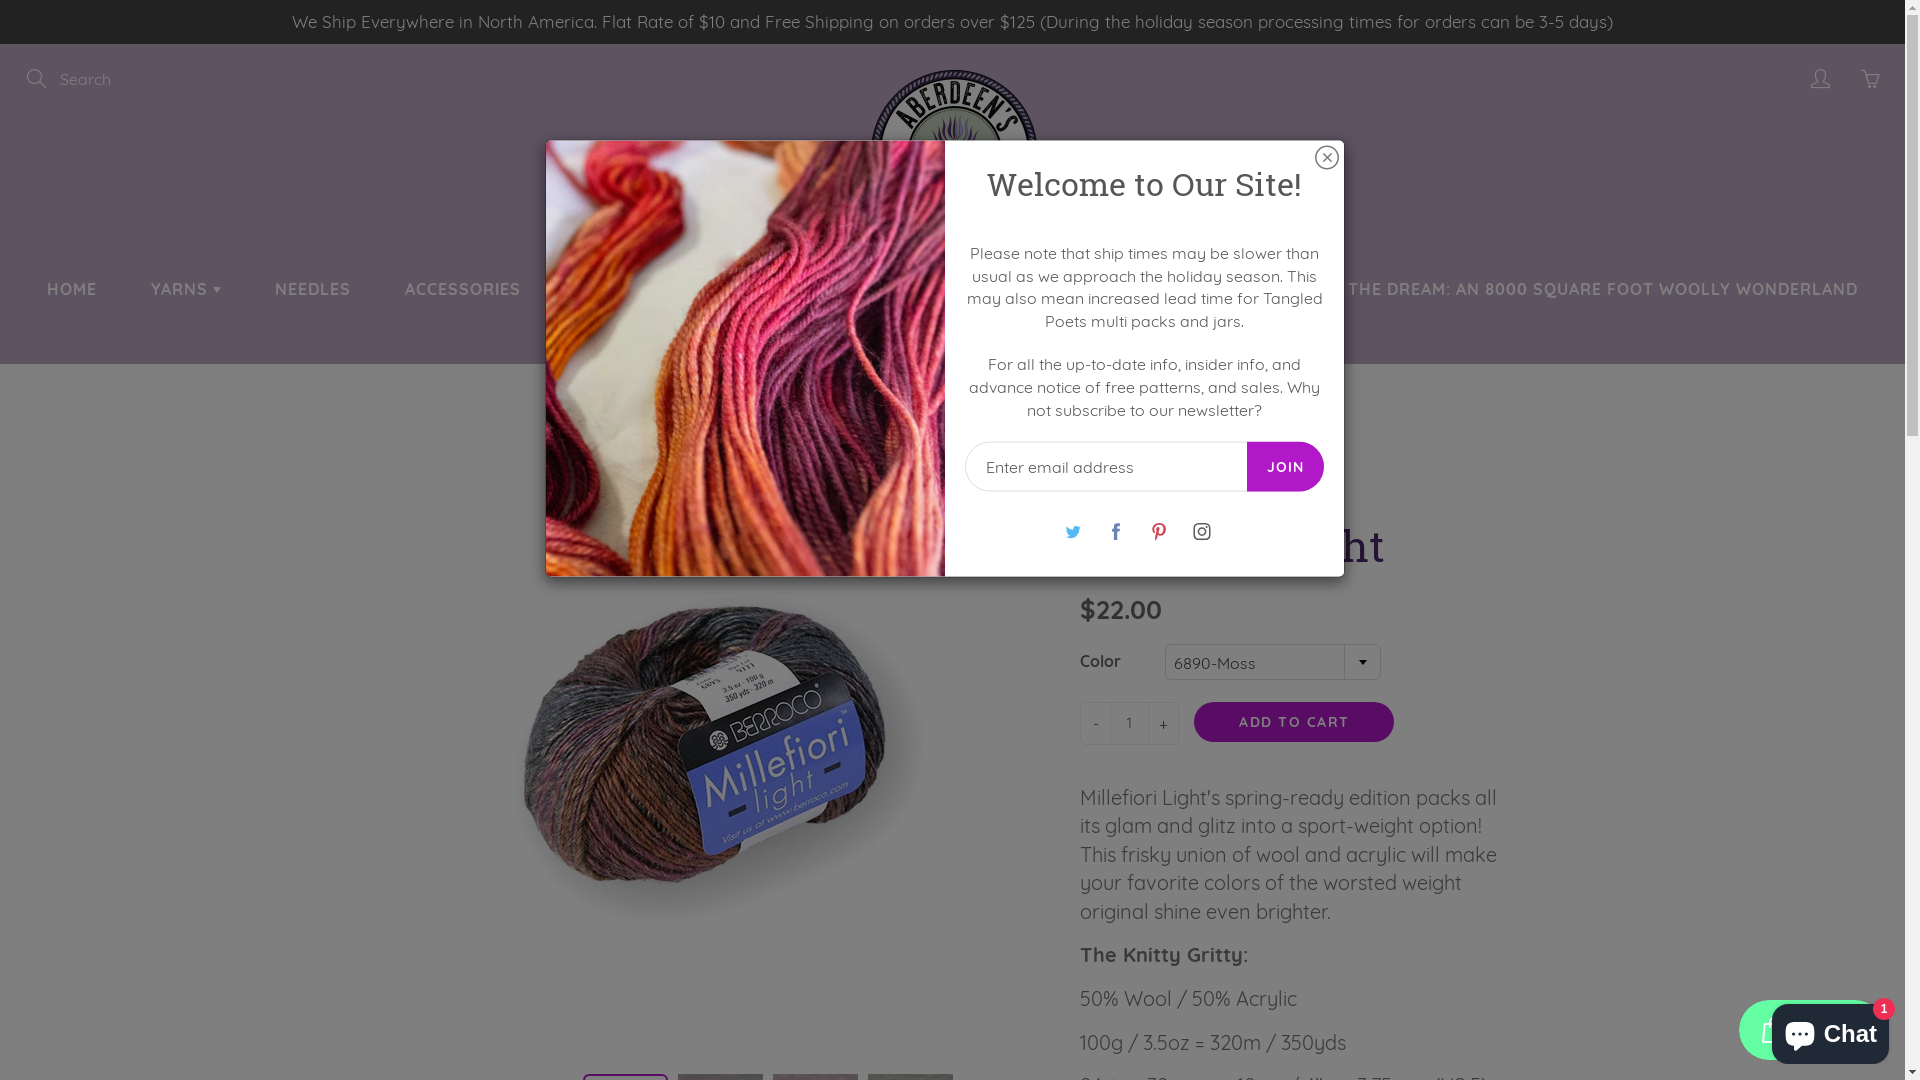 The image size is (1920, 1080). Describe the element at coordinates (186, 289) in the screenshot. I see `'YARNS'` at that location.